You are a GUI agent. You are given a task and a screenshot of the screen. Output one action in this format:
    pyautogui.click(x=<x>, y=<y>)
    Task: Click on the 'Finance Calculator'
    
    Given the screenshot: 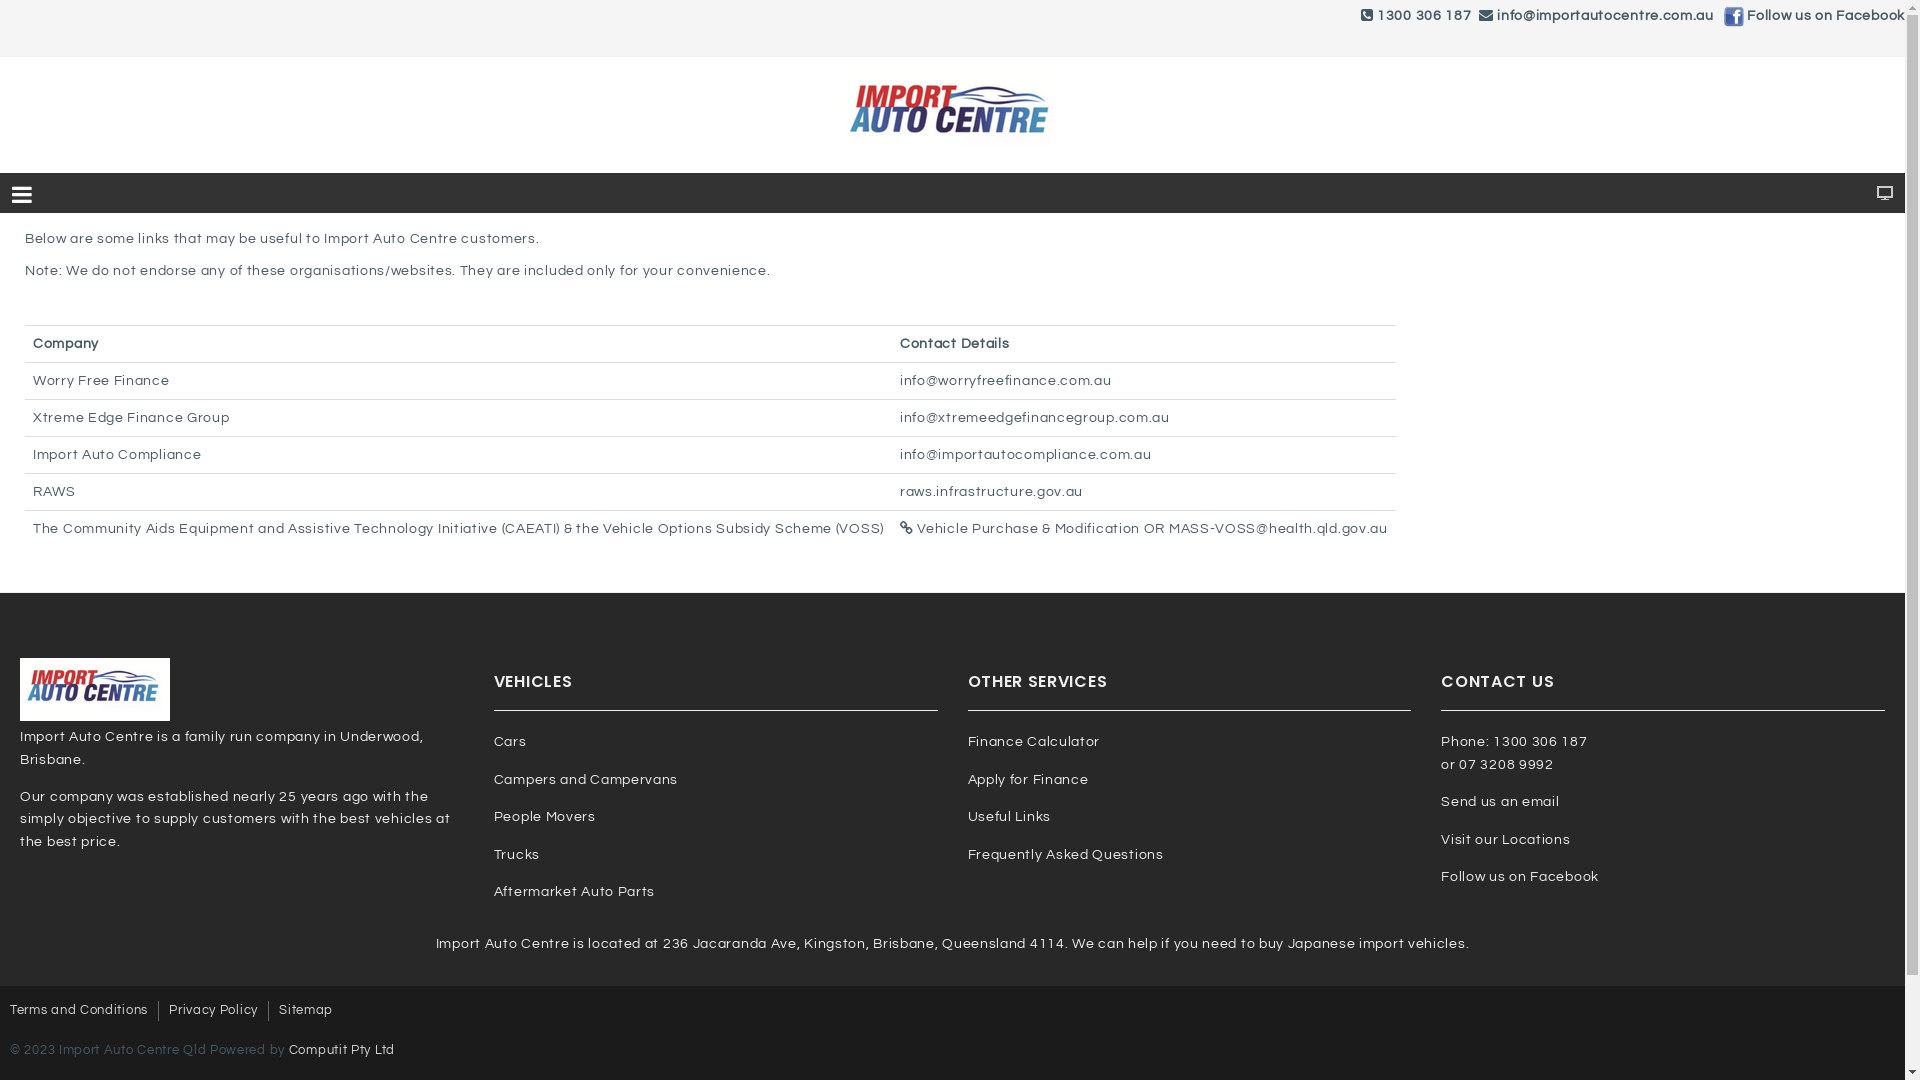 What is the action you would take?
    pyautogui.click(x=1034, y=741)
    